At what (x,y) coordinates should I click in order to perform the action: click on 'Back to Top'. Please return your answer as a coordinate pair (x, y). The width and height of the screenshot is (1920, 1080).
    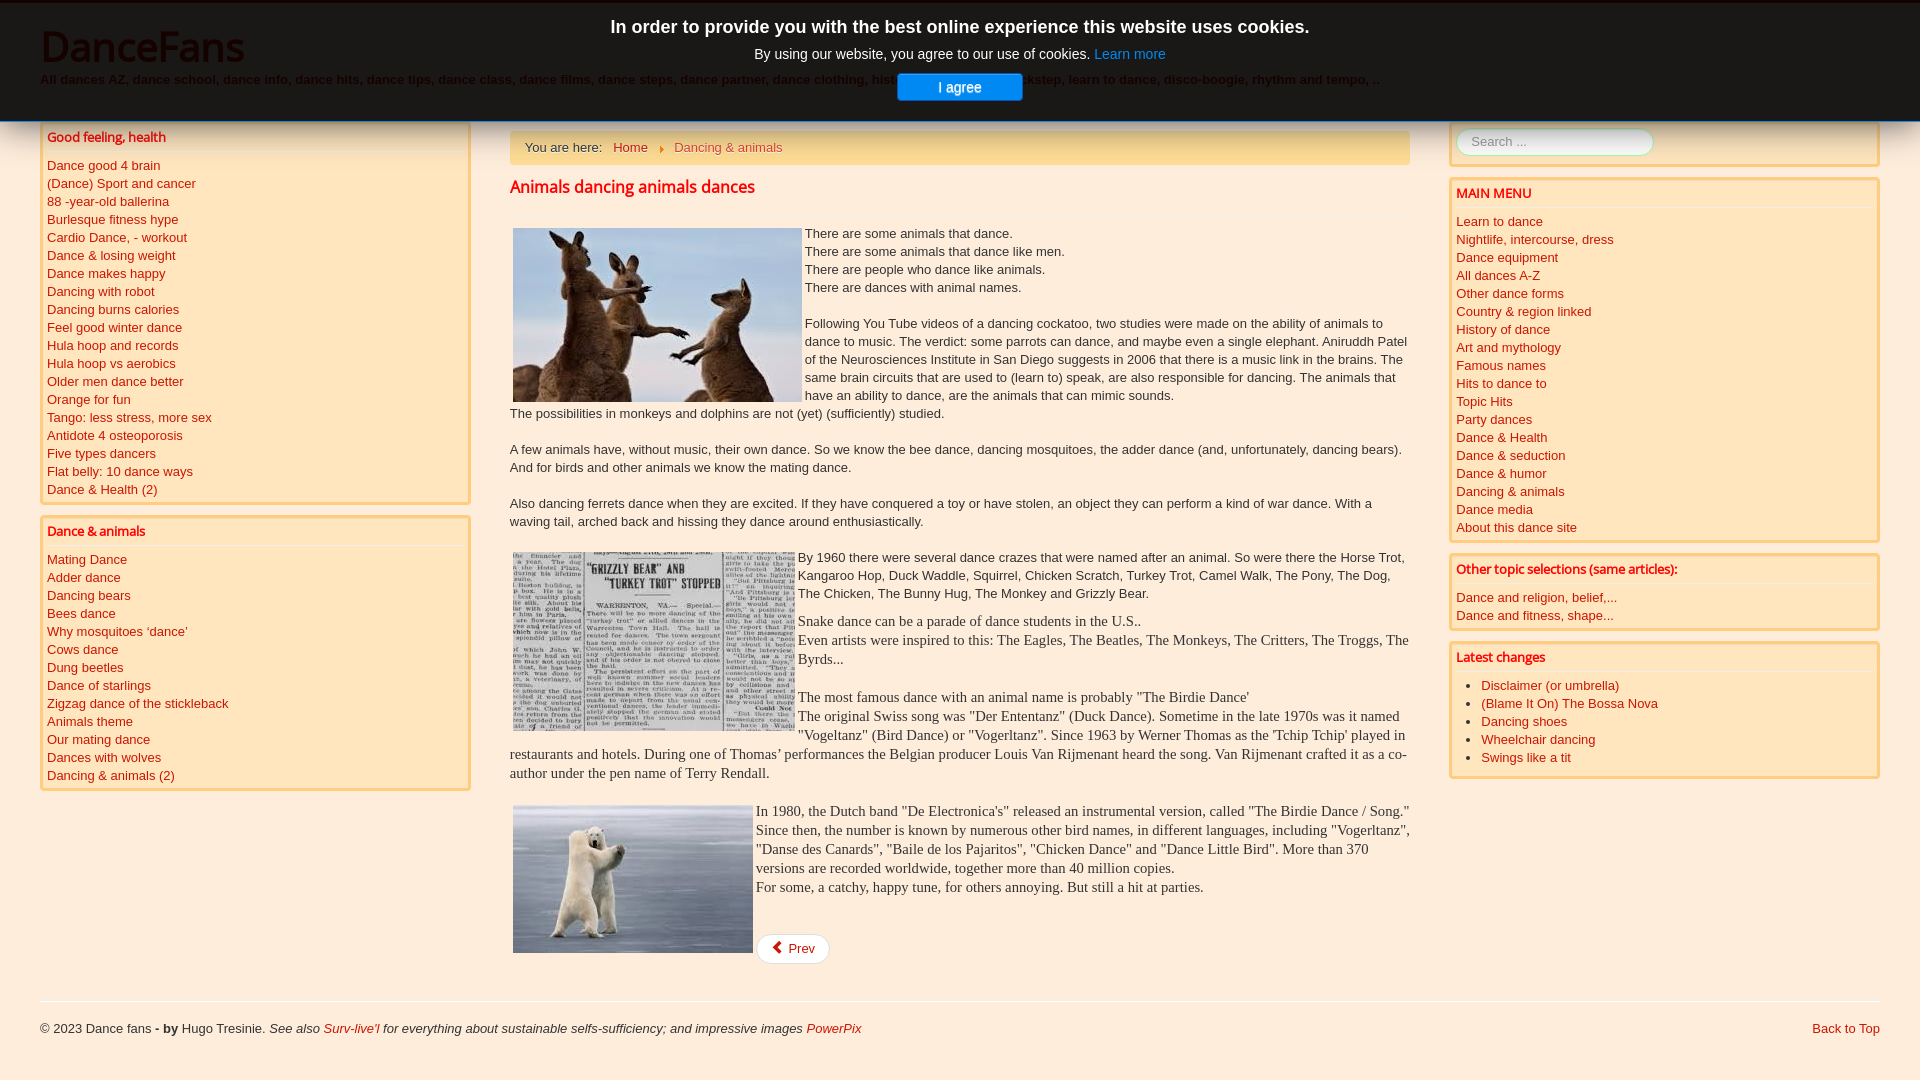
    Looking at the image, I should click on (1845, 1028).